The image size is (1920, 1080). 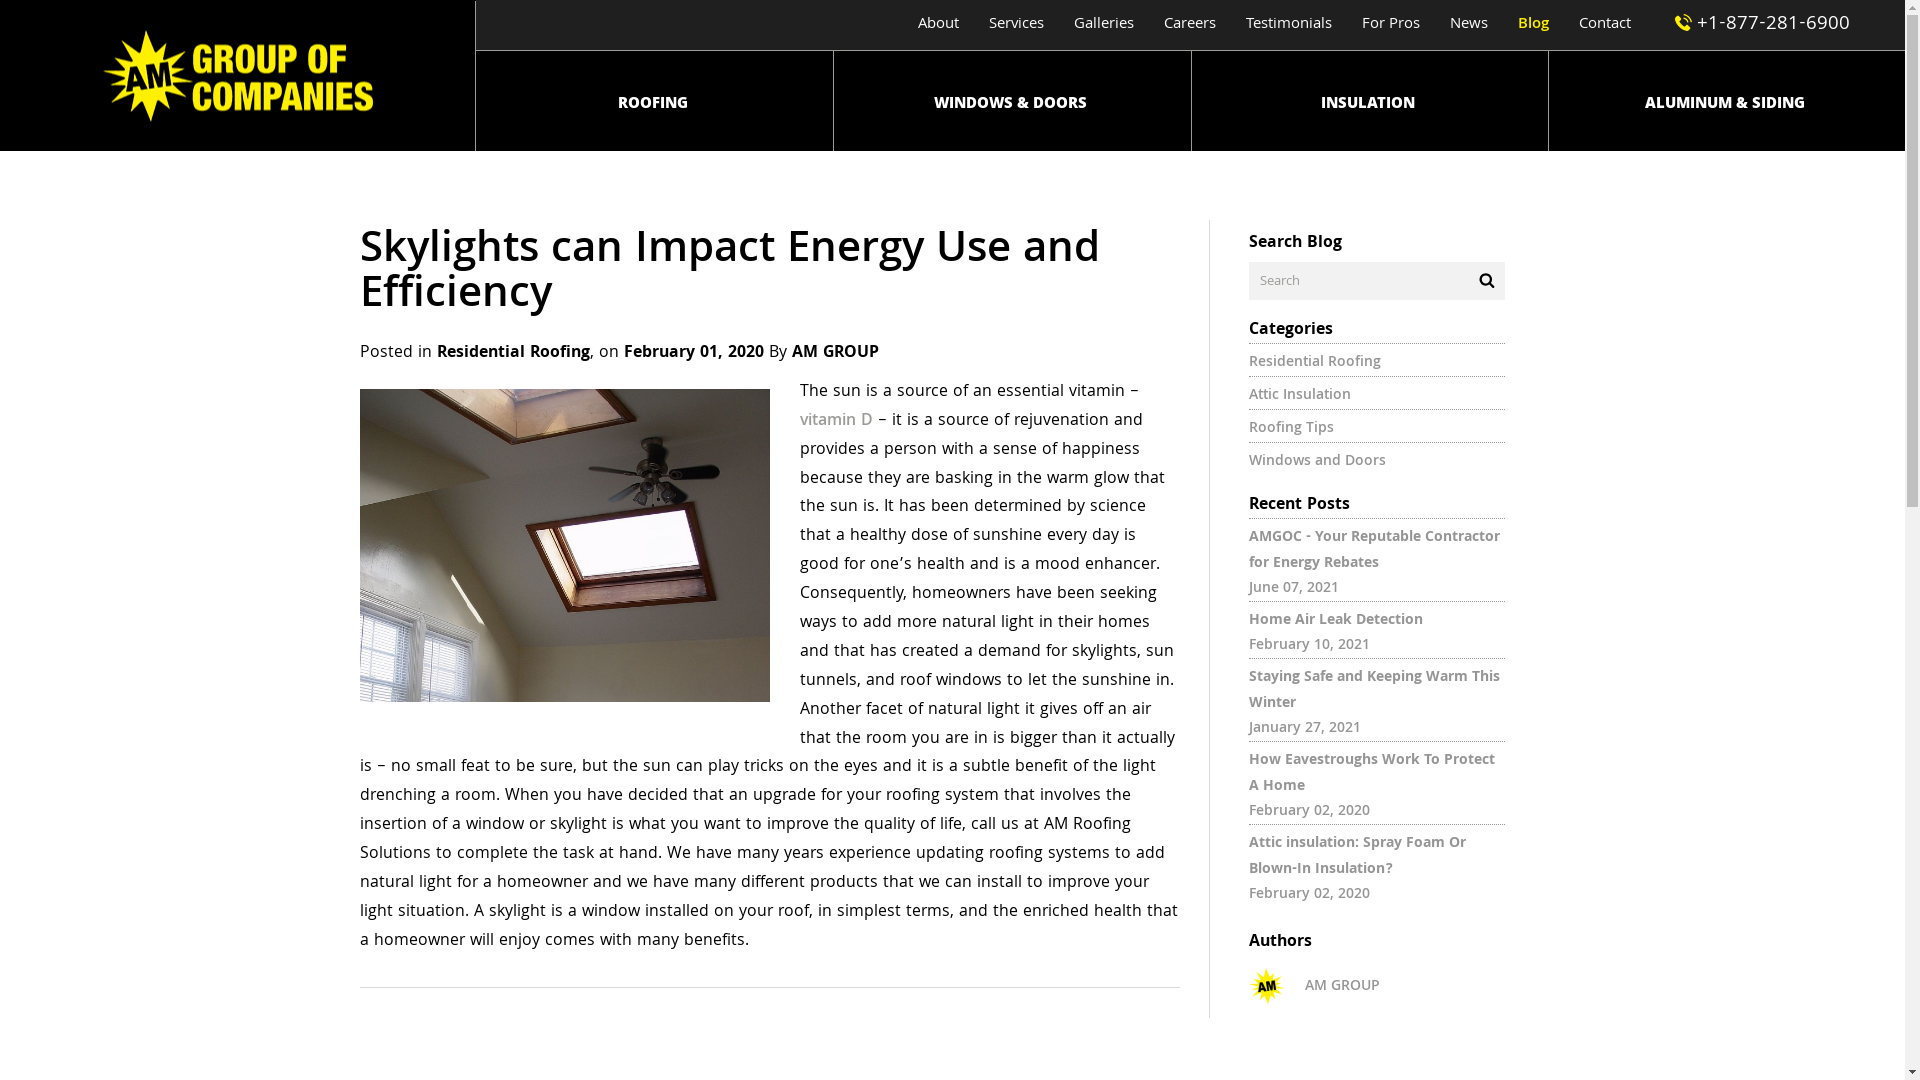 What do you see at coordinates (836, 421) in the screenshot?
I see `'vitamin D'` at bounding box center [836, 421].